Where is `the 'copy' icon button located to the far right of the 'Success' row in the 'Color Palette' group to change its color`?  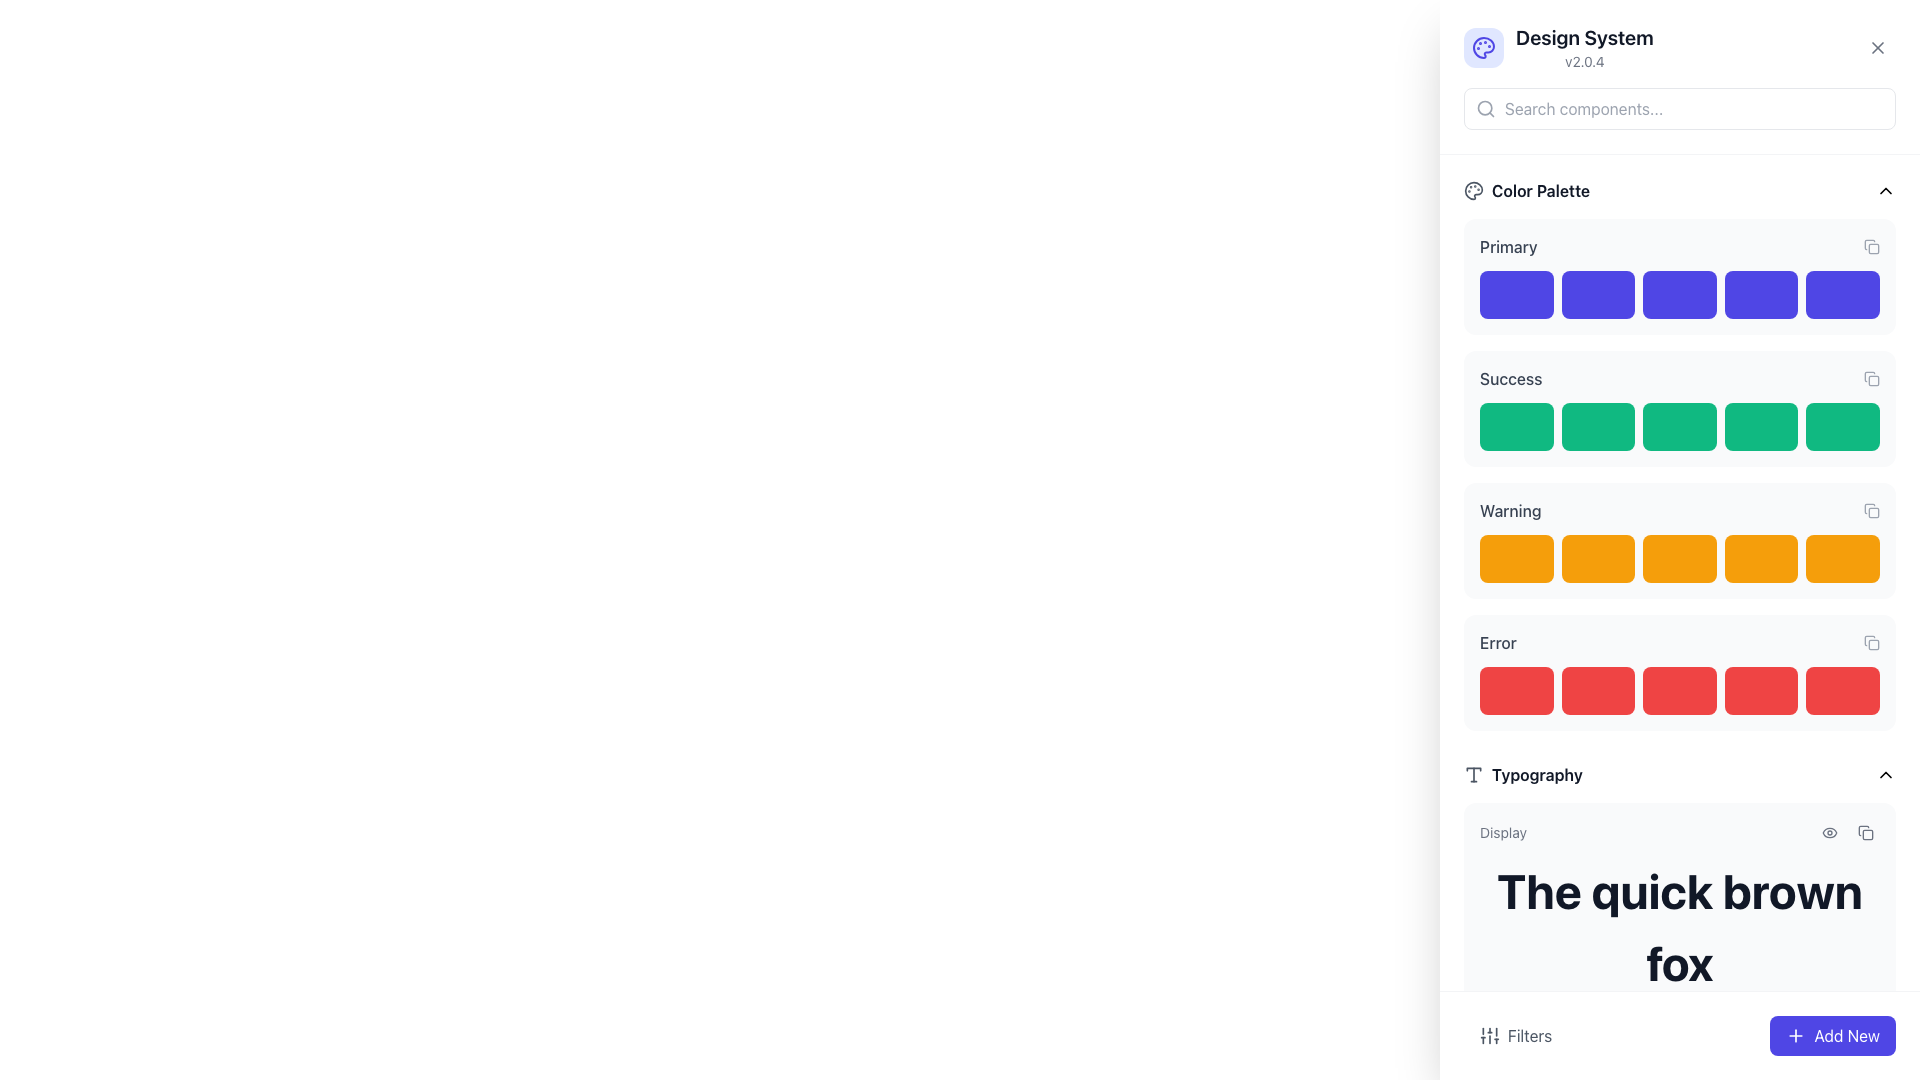 the 'copy' icon button located to the far right of the 'Success' row in the 'Color Palette' group to change its color is located at coordinates (1871, 378).